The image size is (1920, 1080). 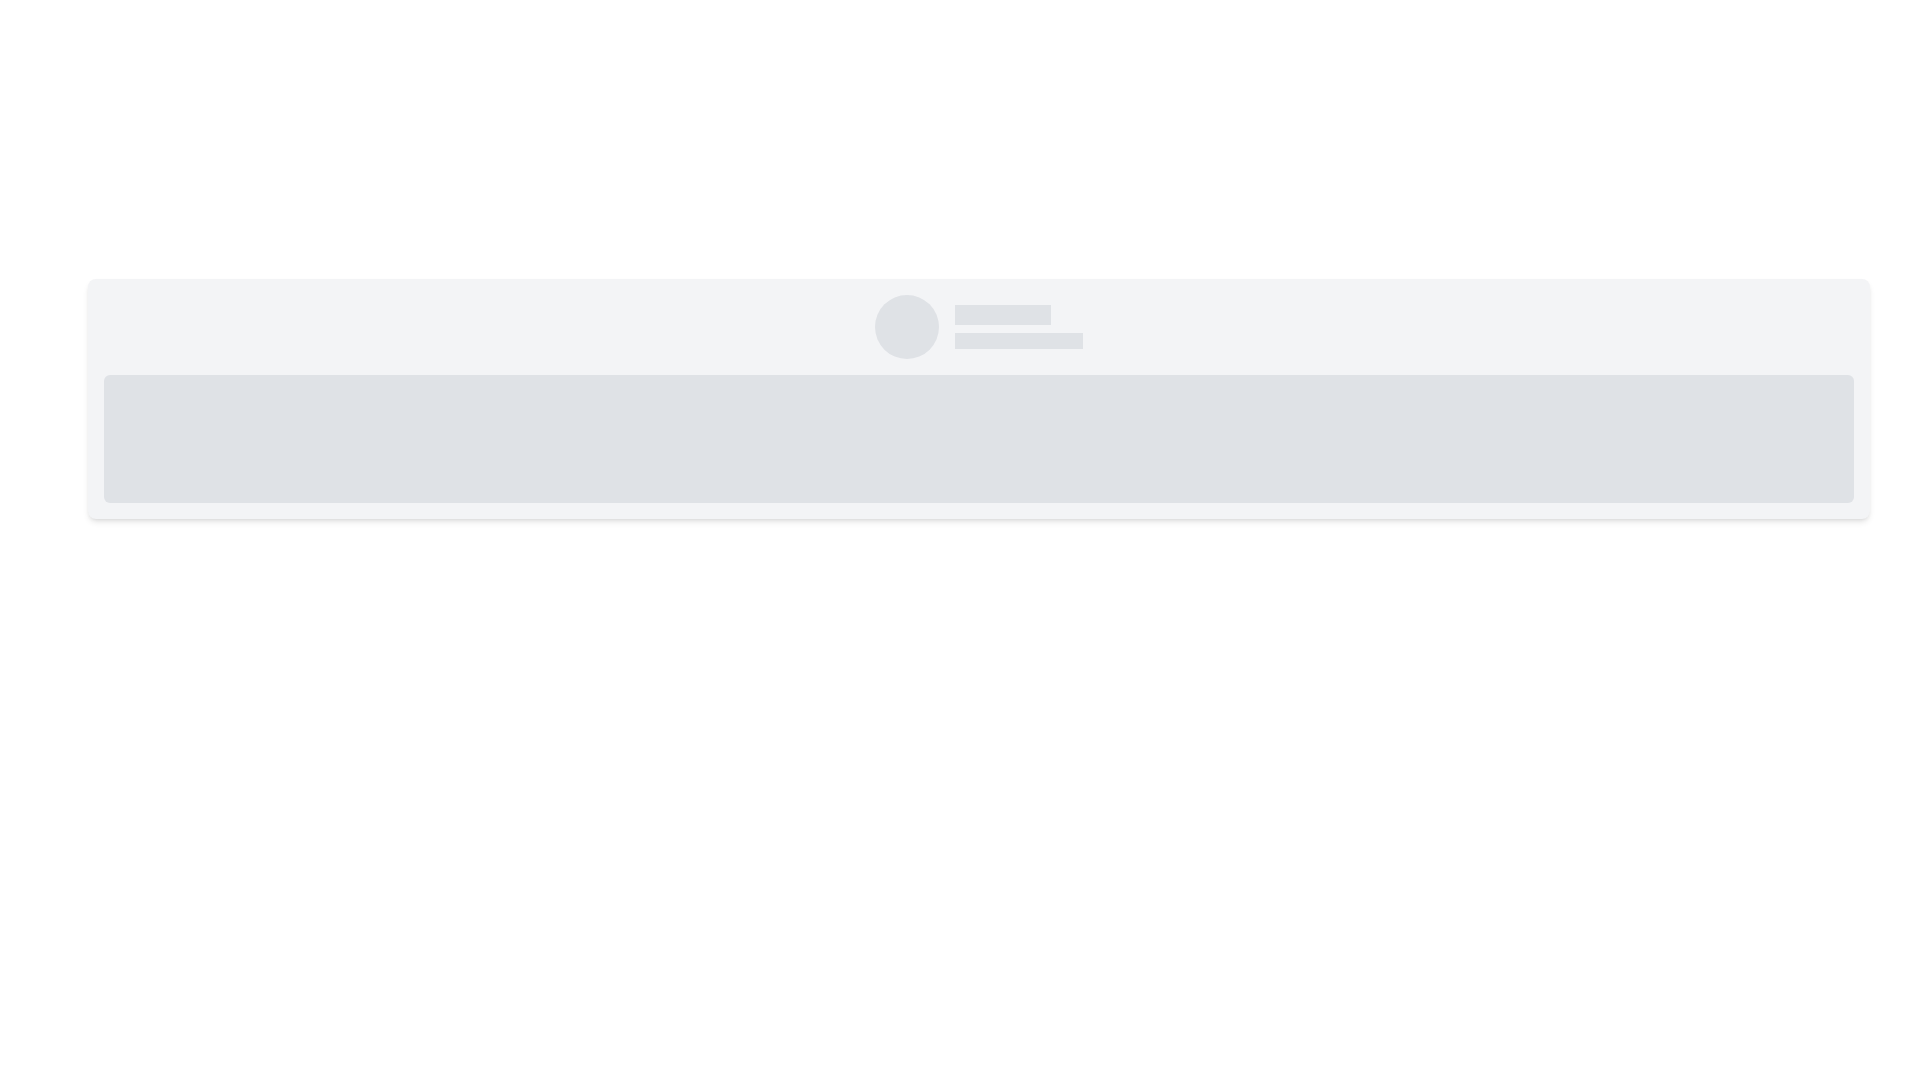 I want to click on the centrally positioned component group that includes a circular grey placeholder and two rows of grey bars, resembling a profile block, so click(x=979, y=326).